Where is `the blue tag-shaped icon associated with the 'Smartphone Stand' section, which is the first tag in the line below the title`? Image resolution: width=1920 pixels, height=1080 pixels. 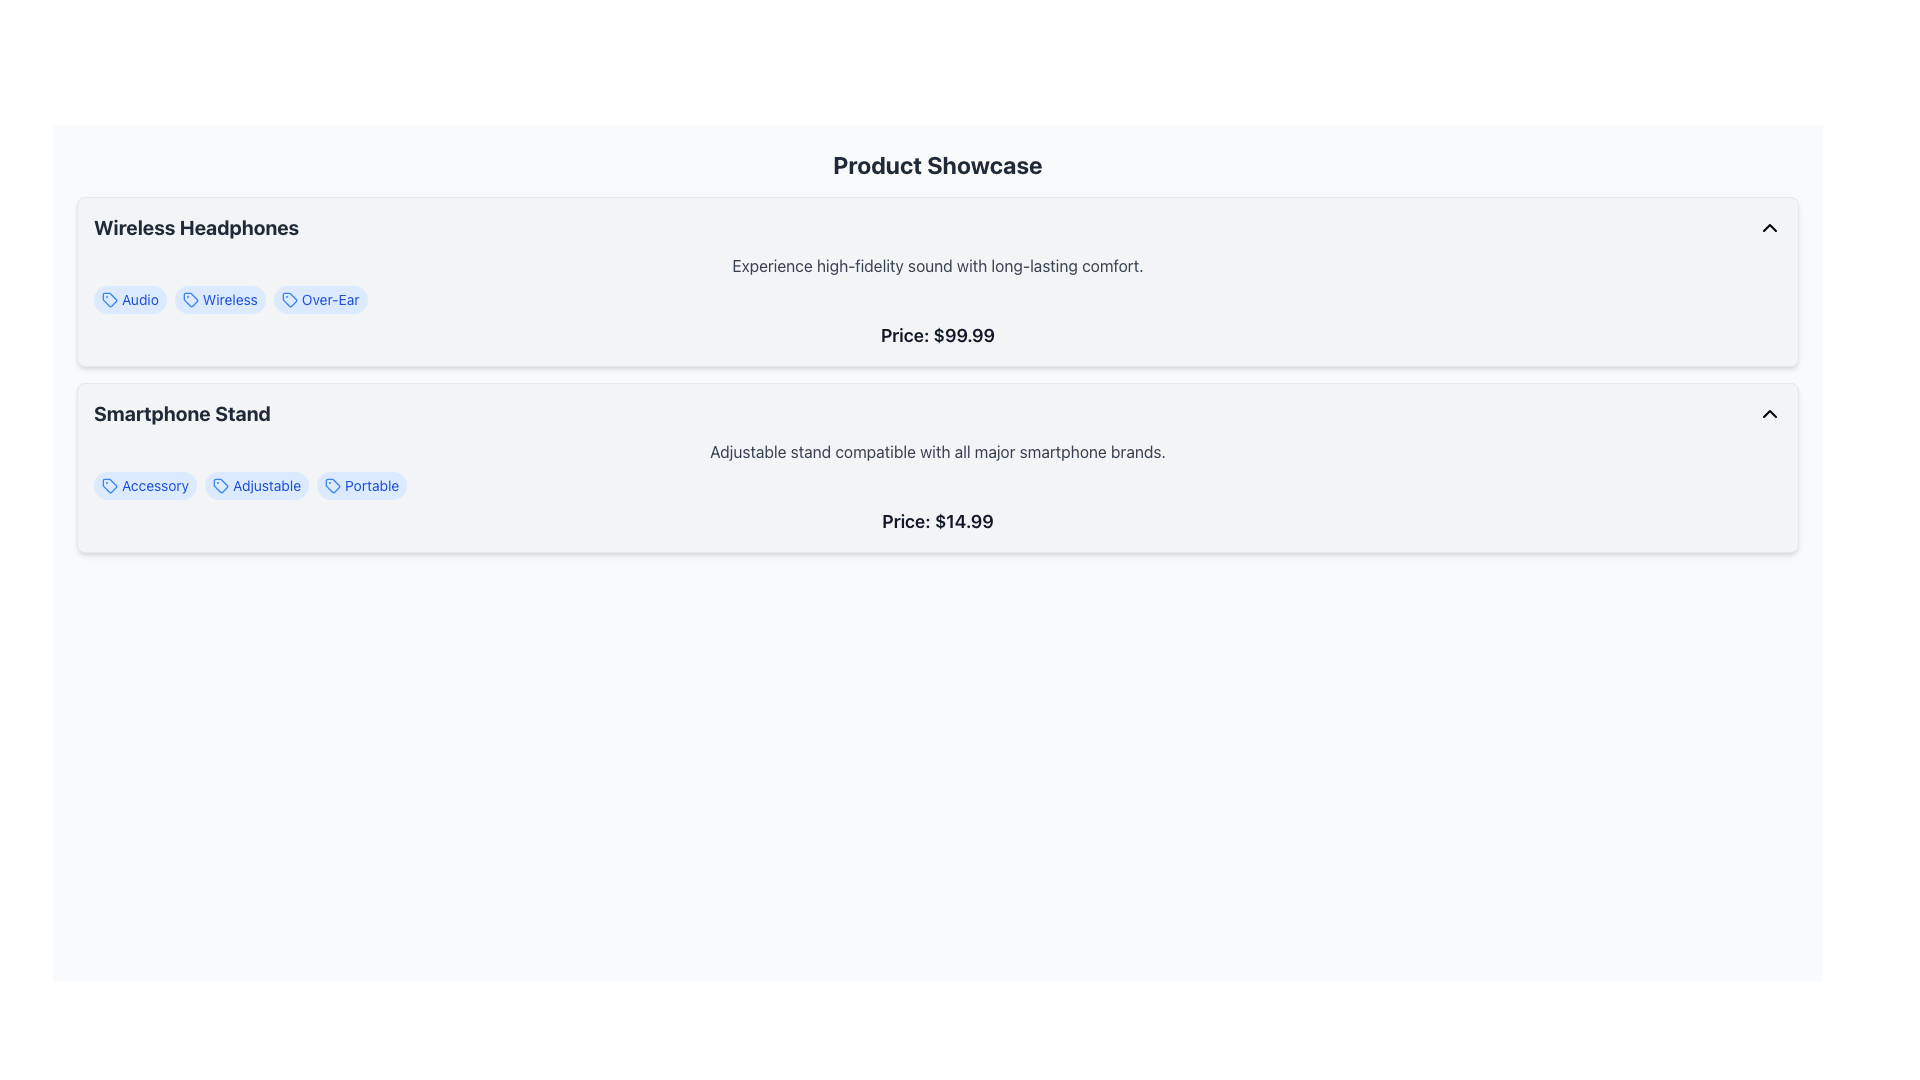
the blue tag-shaped icon associated with the 'Smartphone Stand' section, which is the first tag in the line below the title is located at coordinates (109, 486).